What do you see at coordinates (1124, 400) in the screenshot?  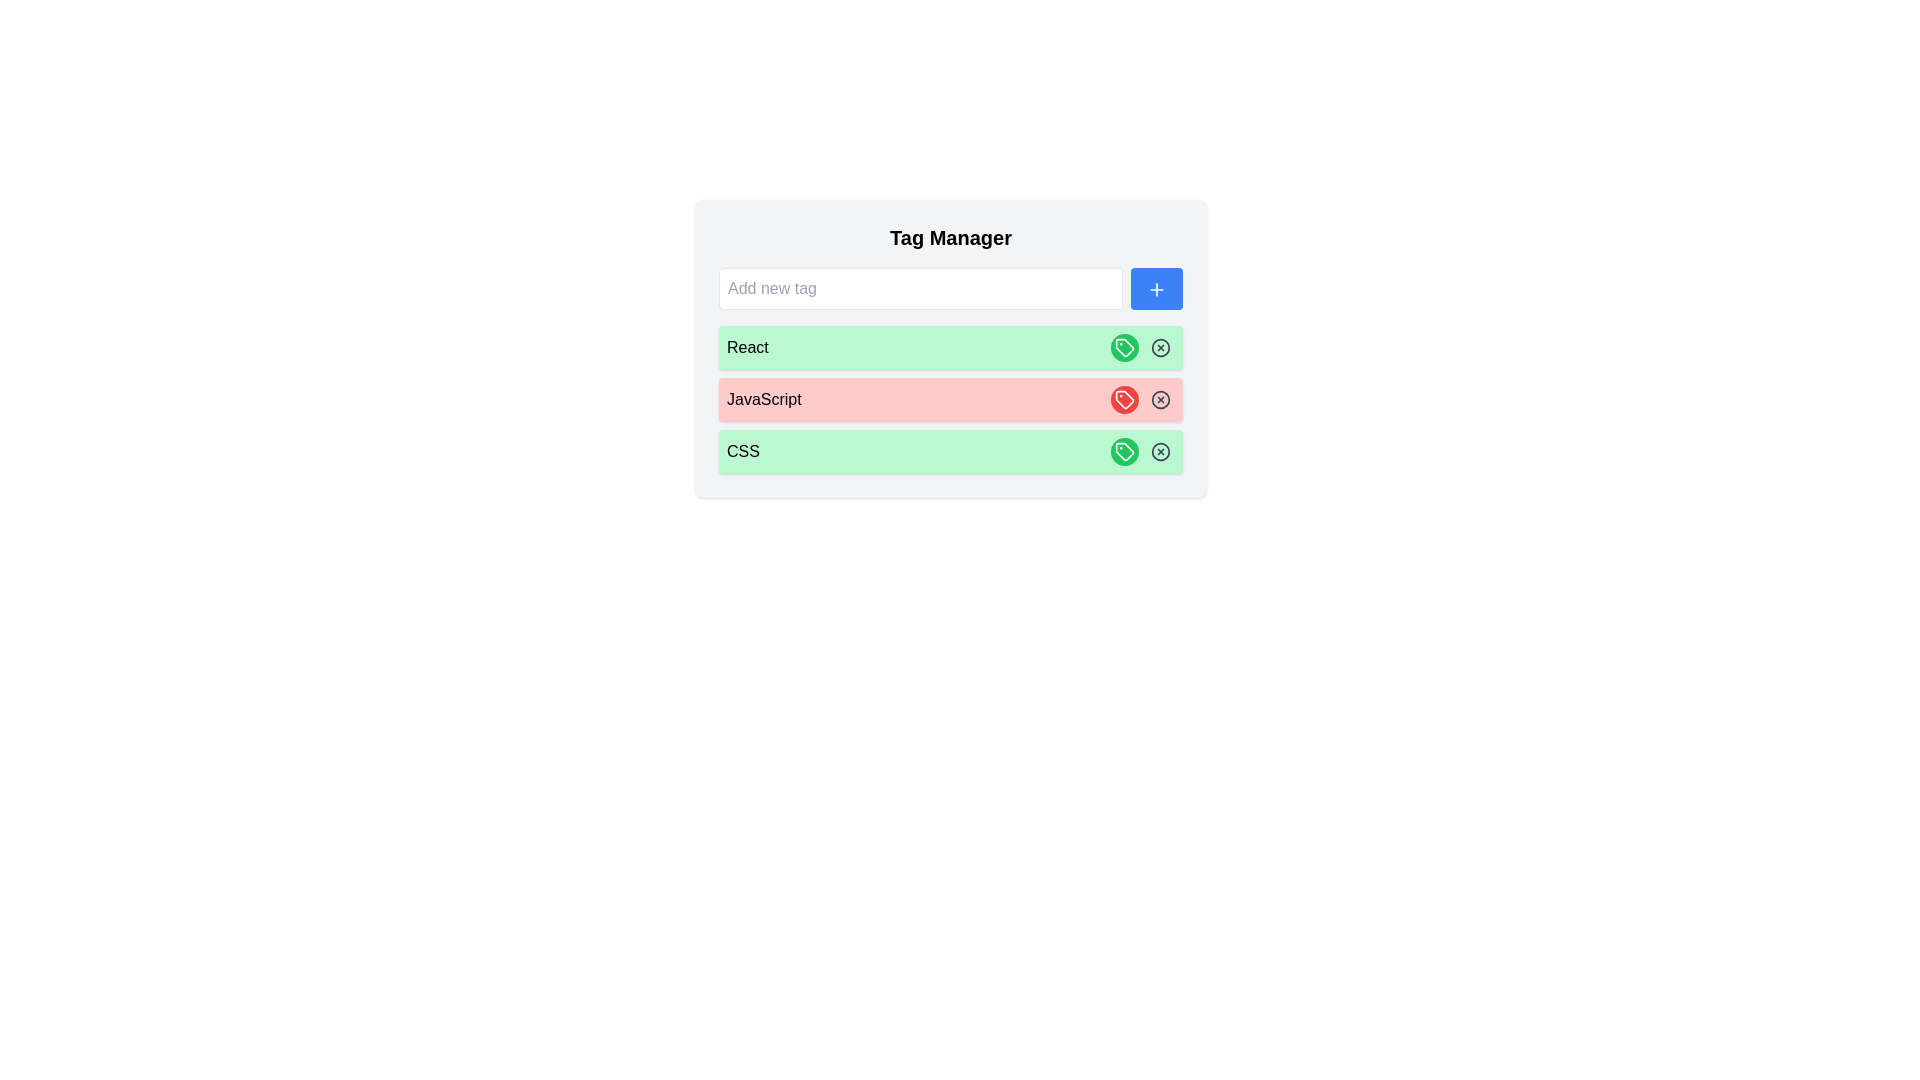 I see `the tag labeled JavaScript` at bounding box center [1124, 400].